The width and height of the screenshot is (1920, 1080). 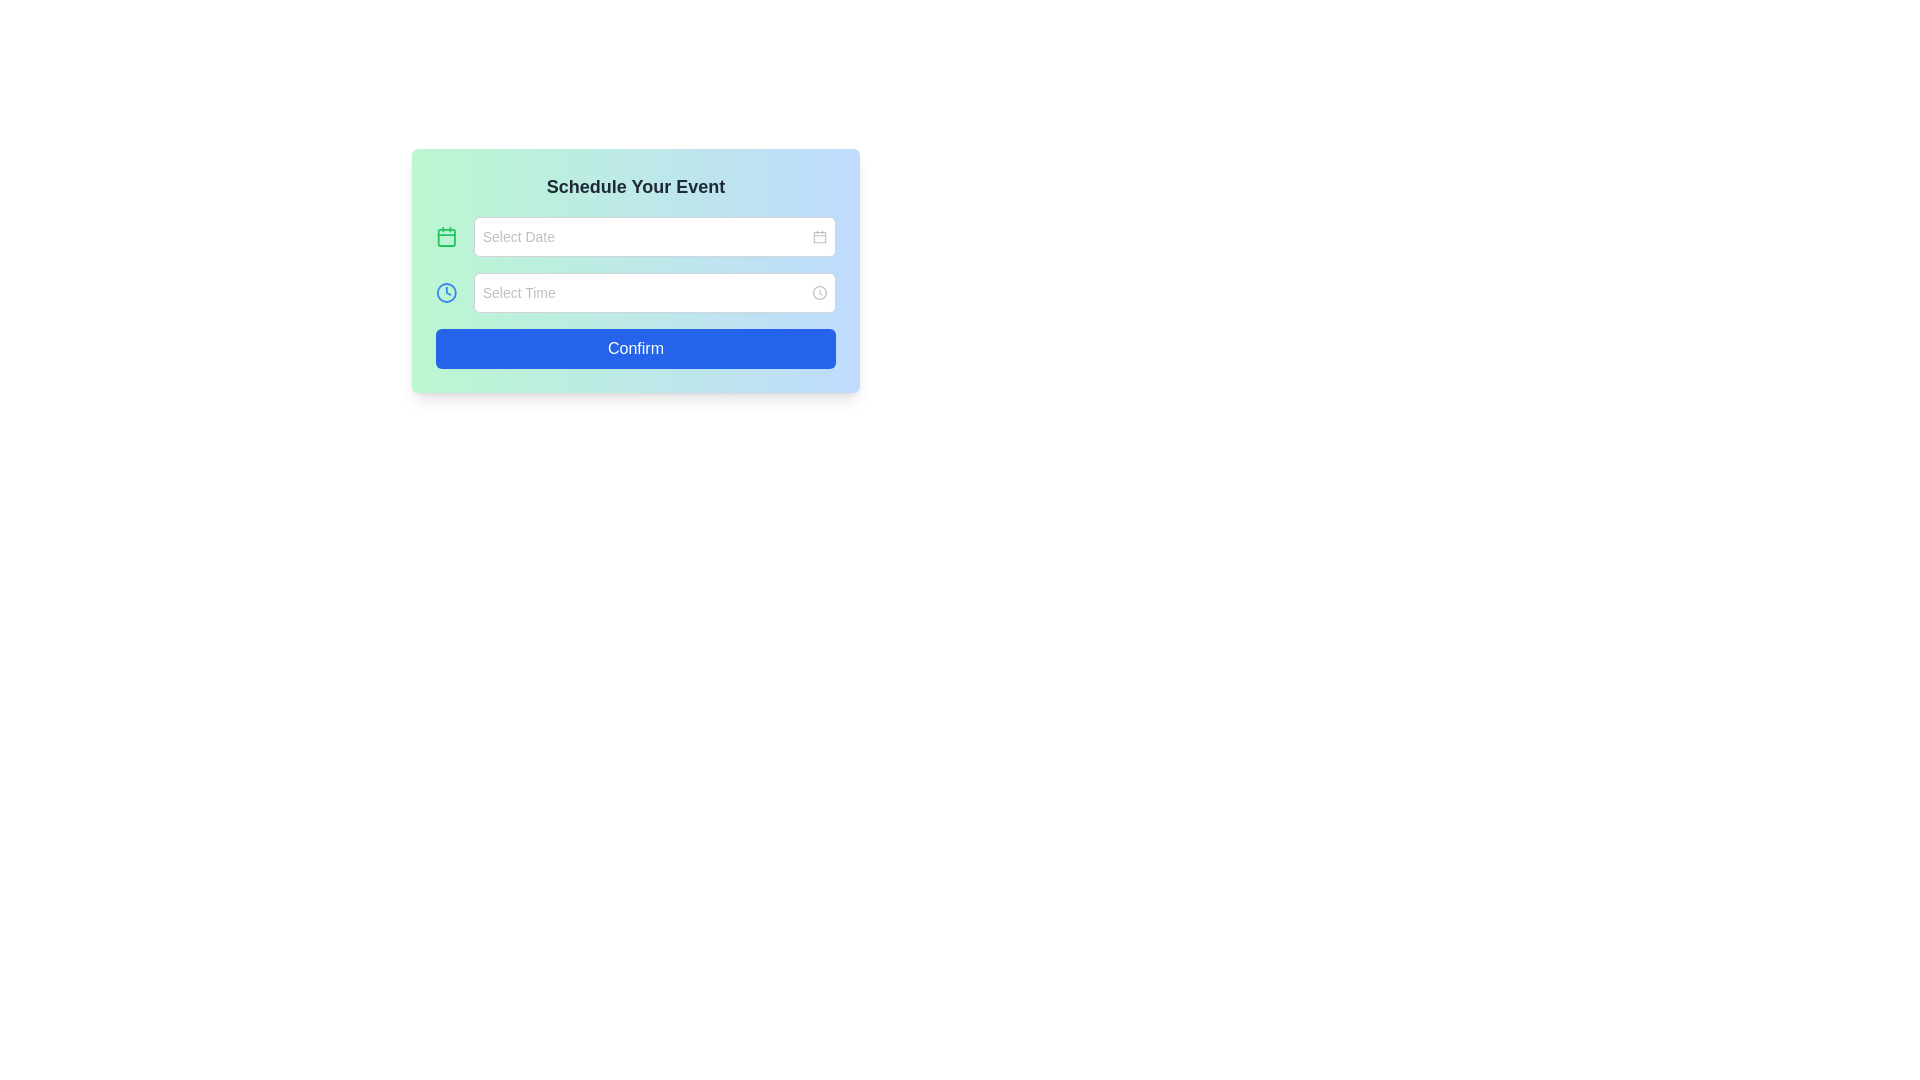 What do you see at coordinates (634, 264) in the screenshot?
I see `the 'Select Date' input box in the Form Section of the 'Schedule Your Event' card` at bounding box center [634, 264].